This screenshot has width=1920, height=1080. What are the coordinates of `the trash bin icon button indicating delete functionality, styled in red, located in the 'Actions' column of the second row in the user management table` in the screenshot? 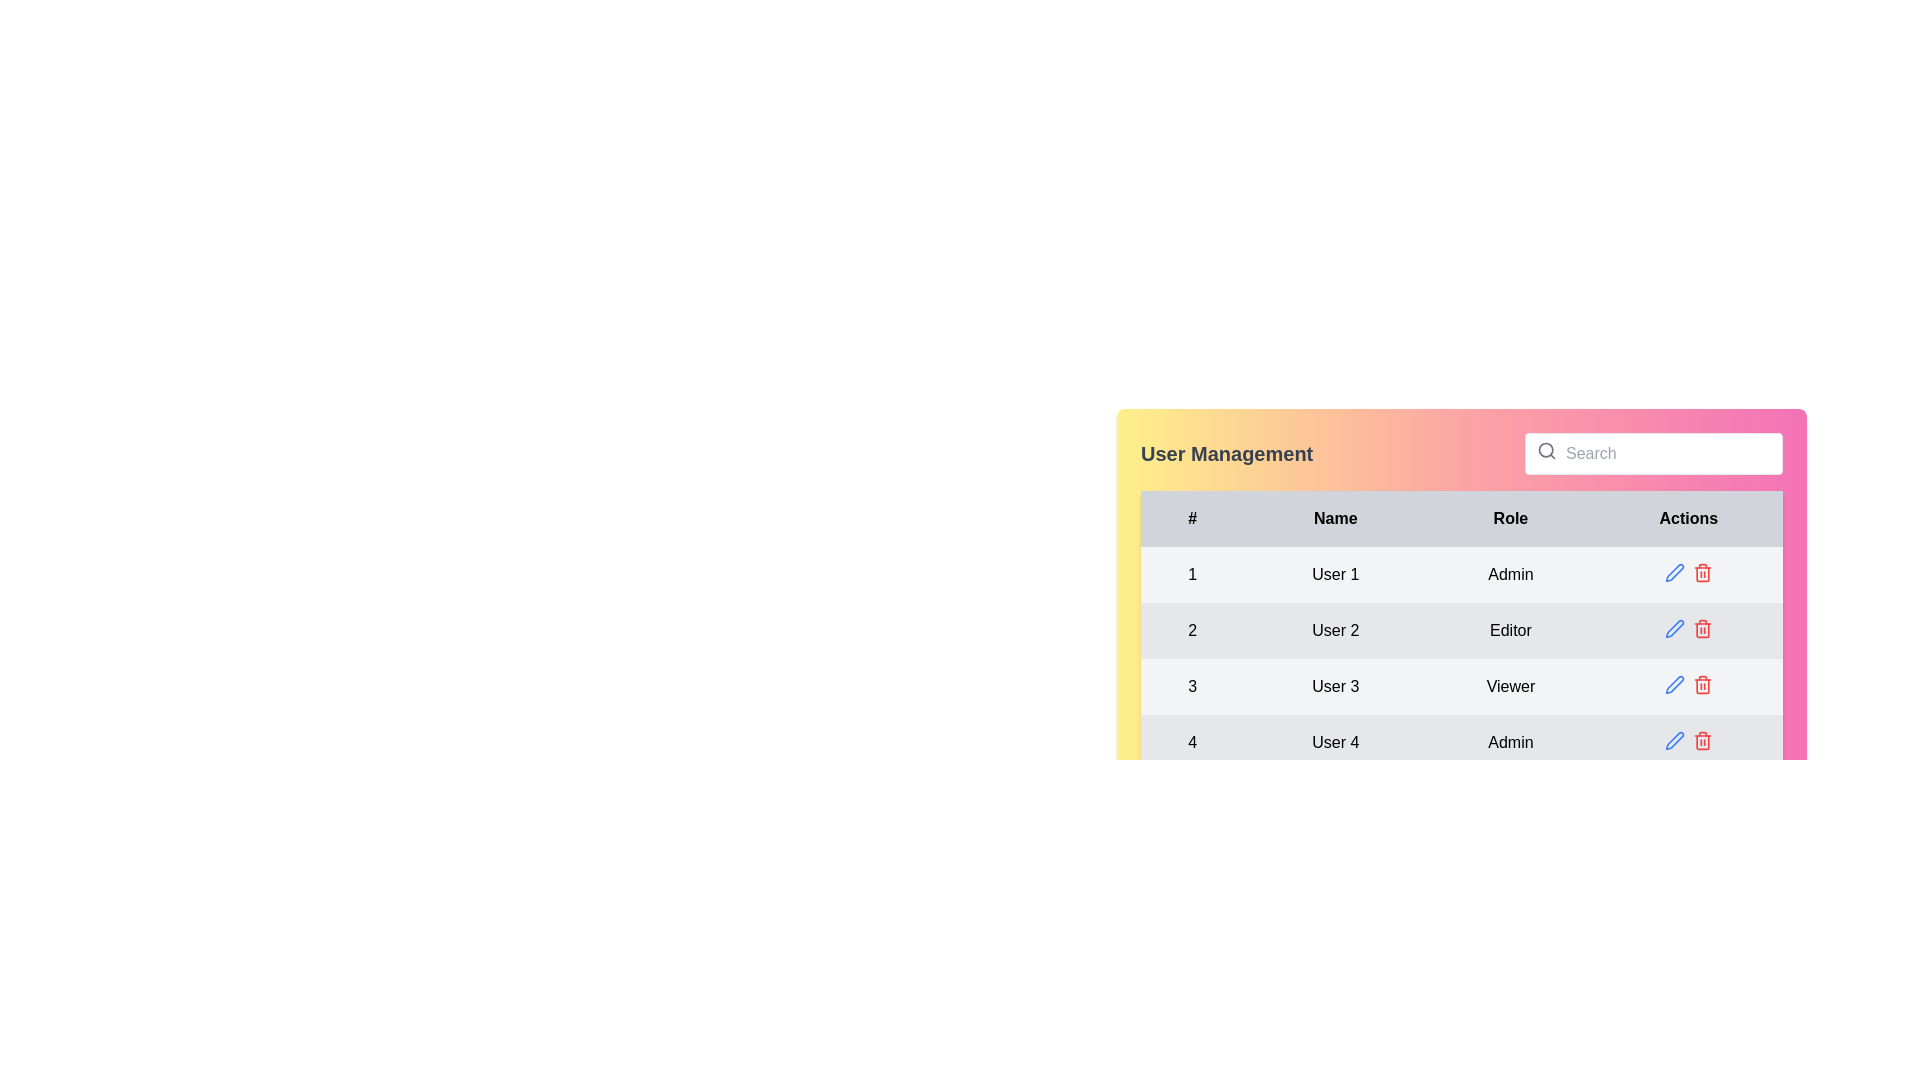 It's located at (1701, 627).